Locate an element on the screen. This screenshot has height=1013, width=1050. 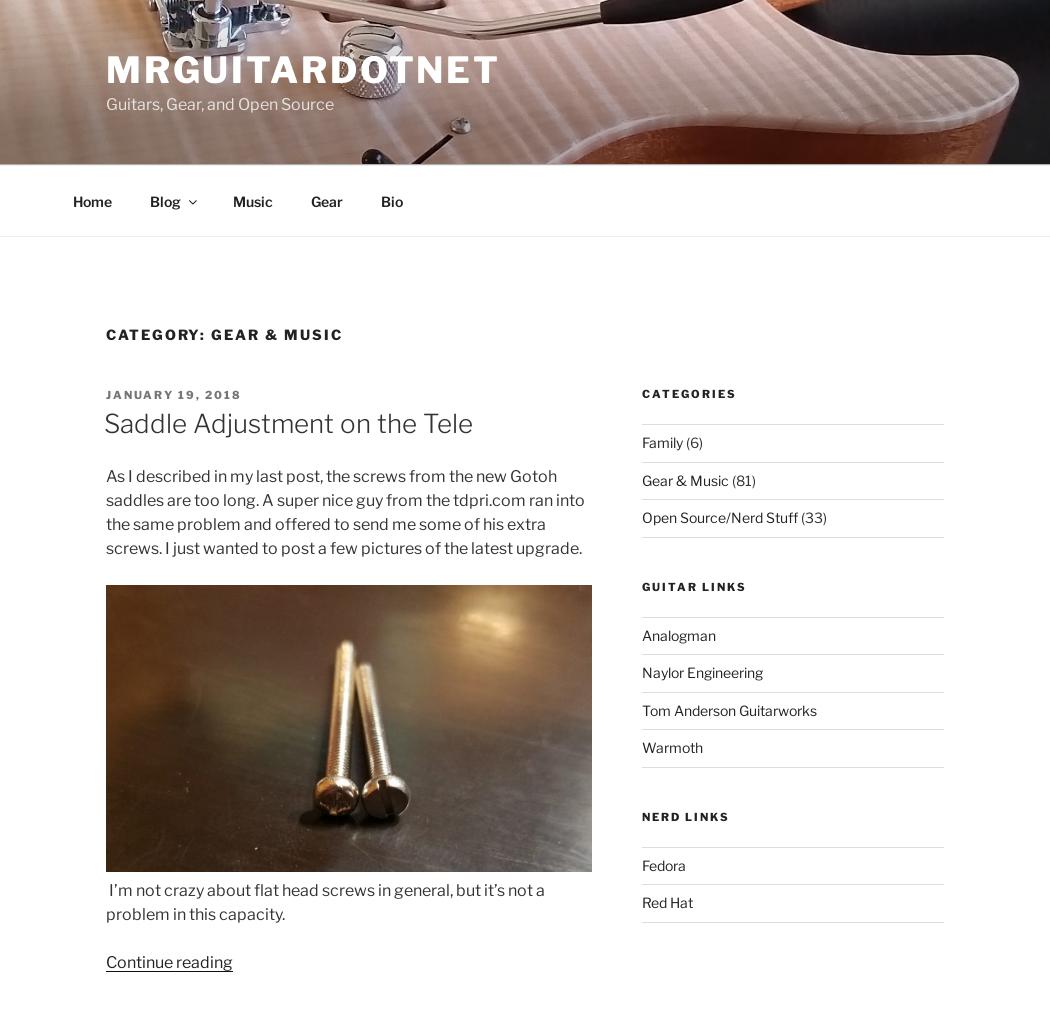
'Fedora' is located at coordinates (663, 864).